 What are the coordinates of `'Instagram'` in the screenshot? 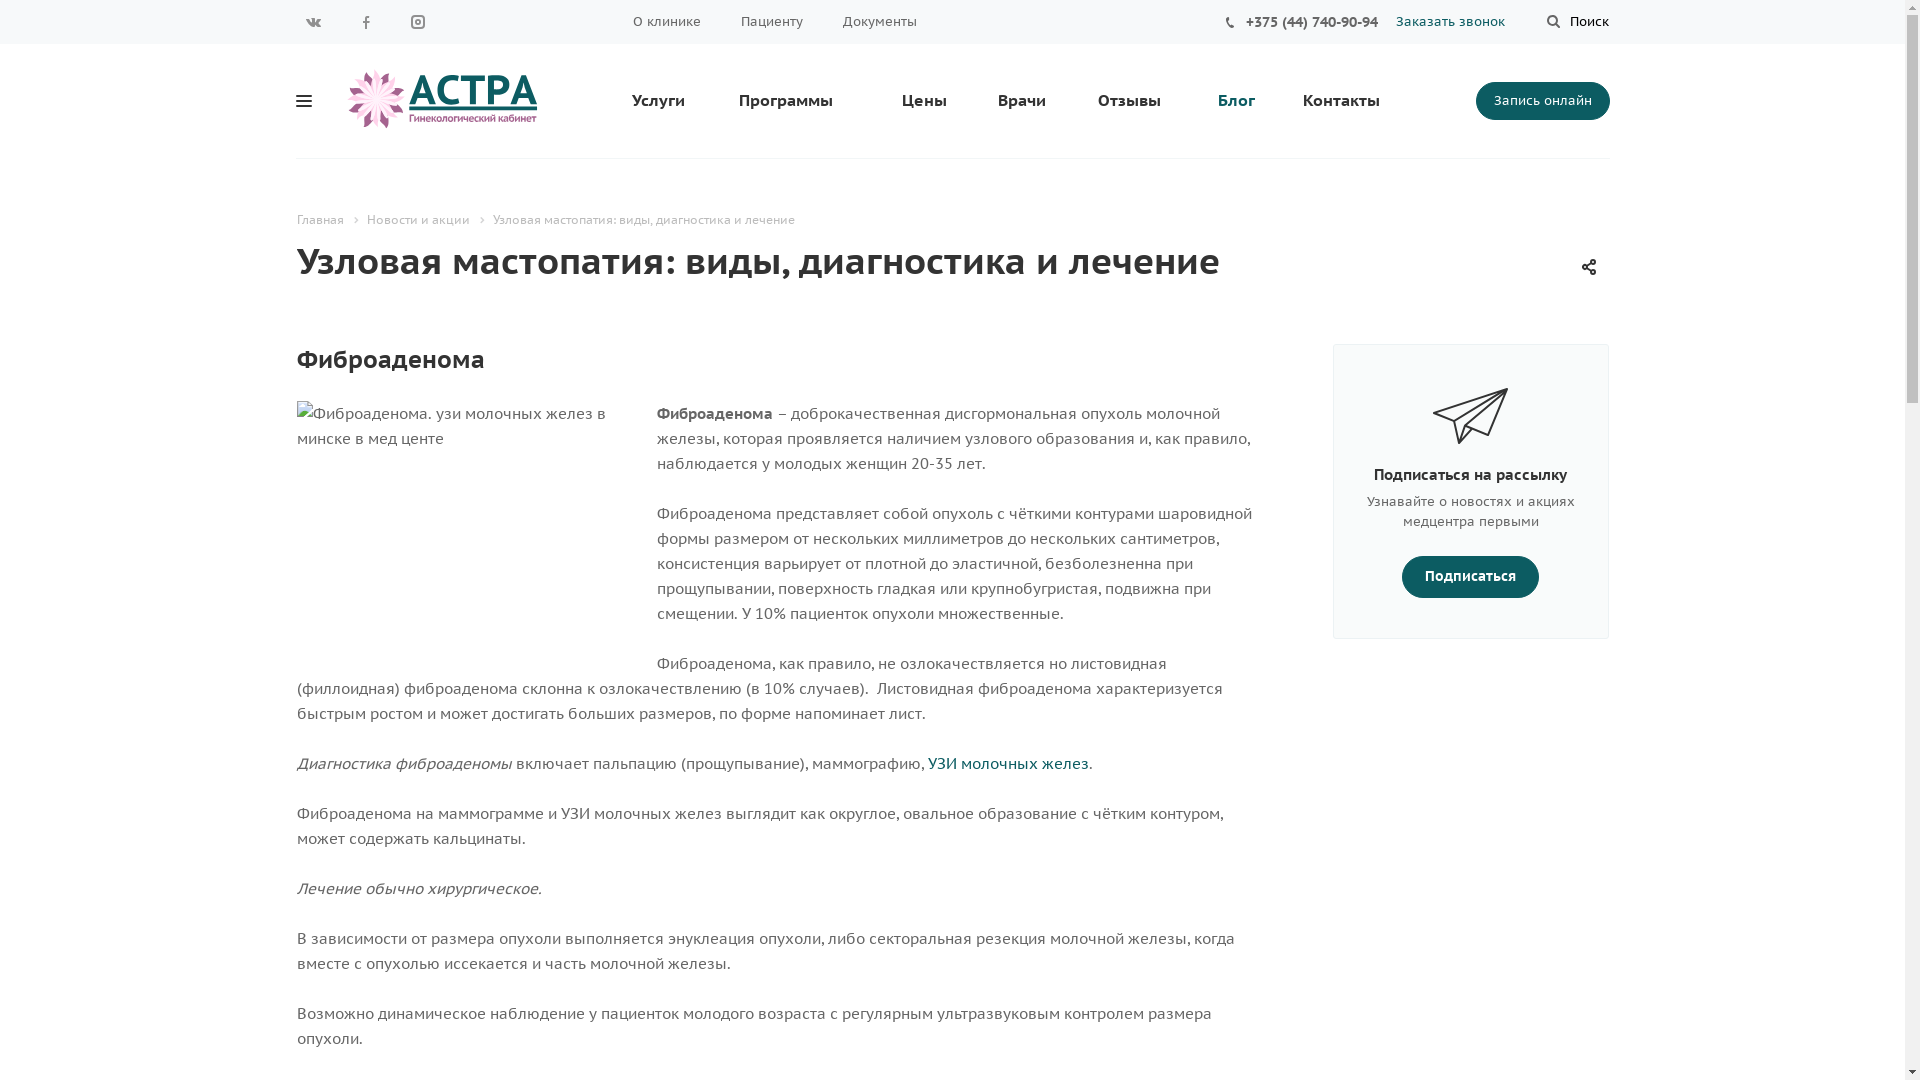 It's located at (416, 22).